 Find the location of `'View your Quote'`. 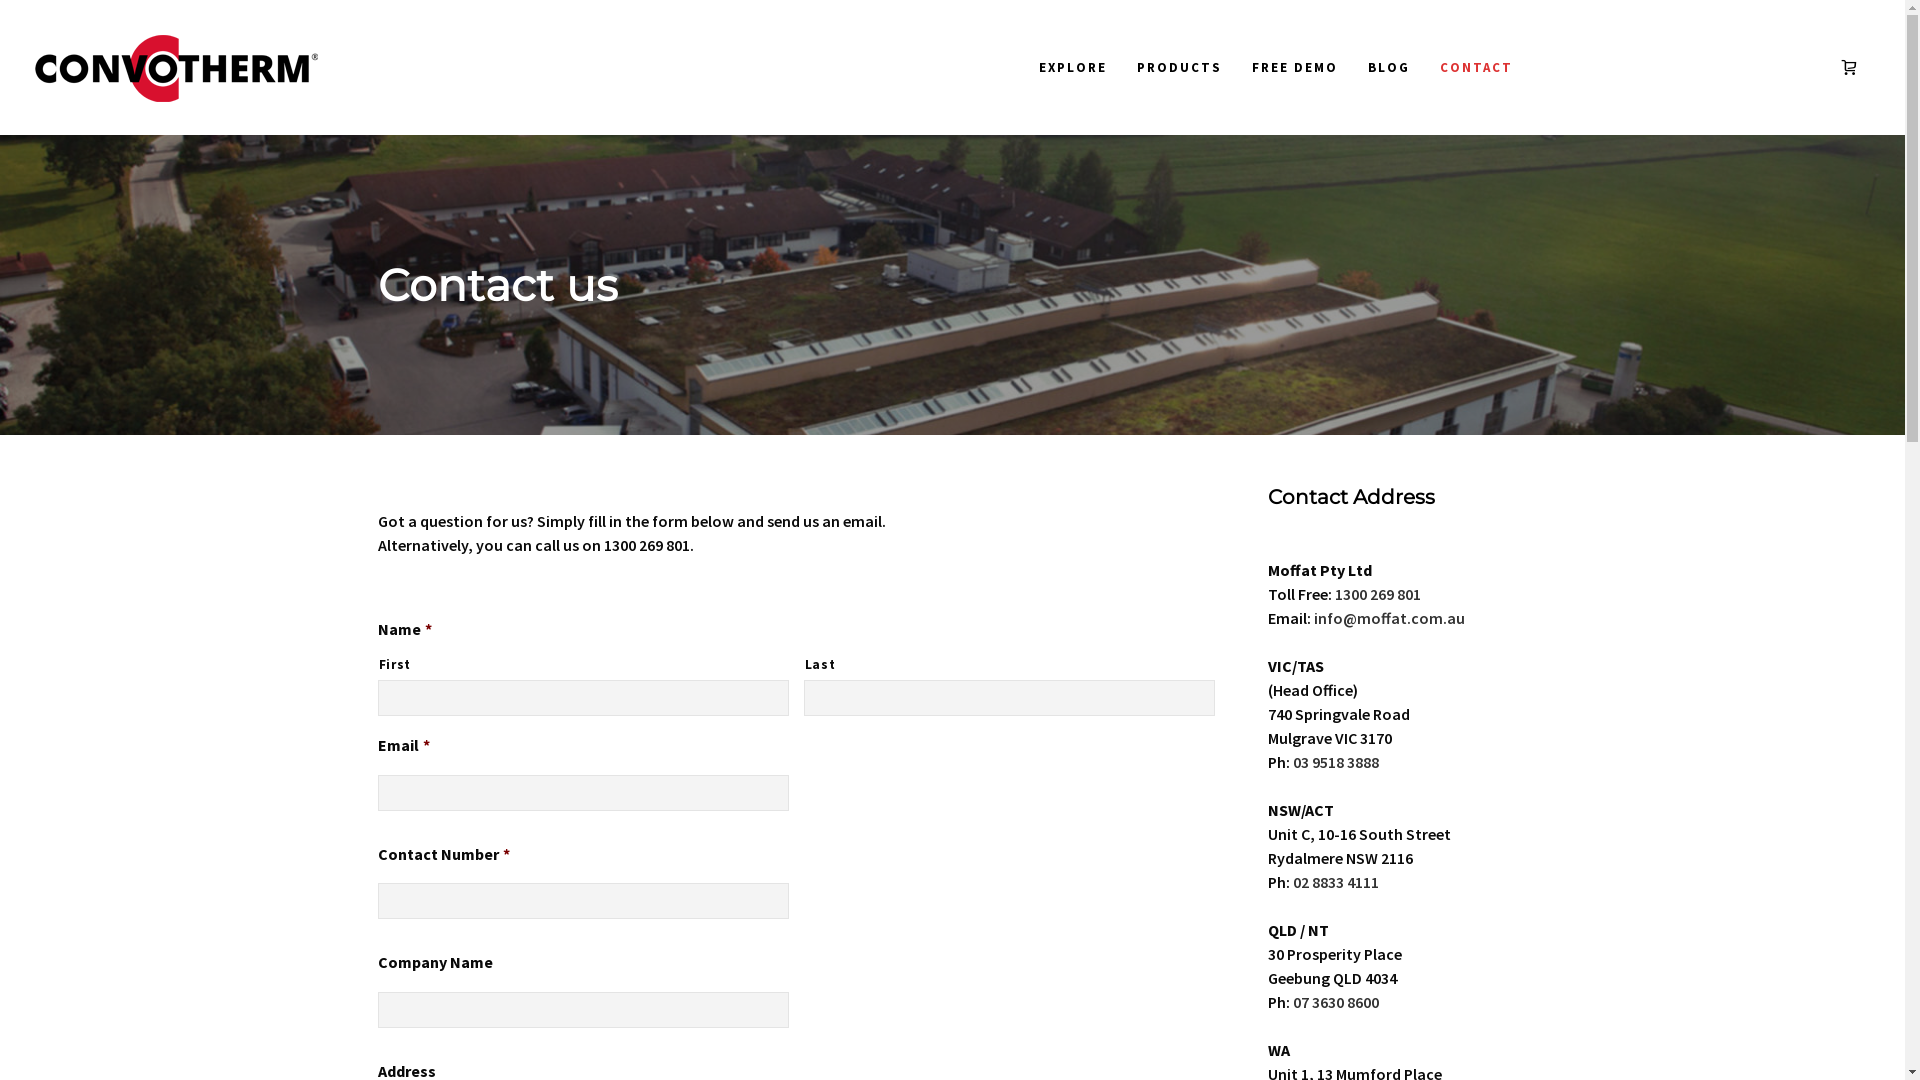

'View your Quote' is located at coordinates (1852, 66).